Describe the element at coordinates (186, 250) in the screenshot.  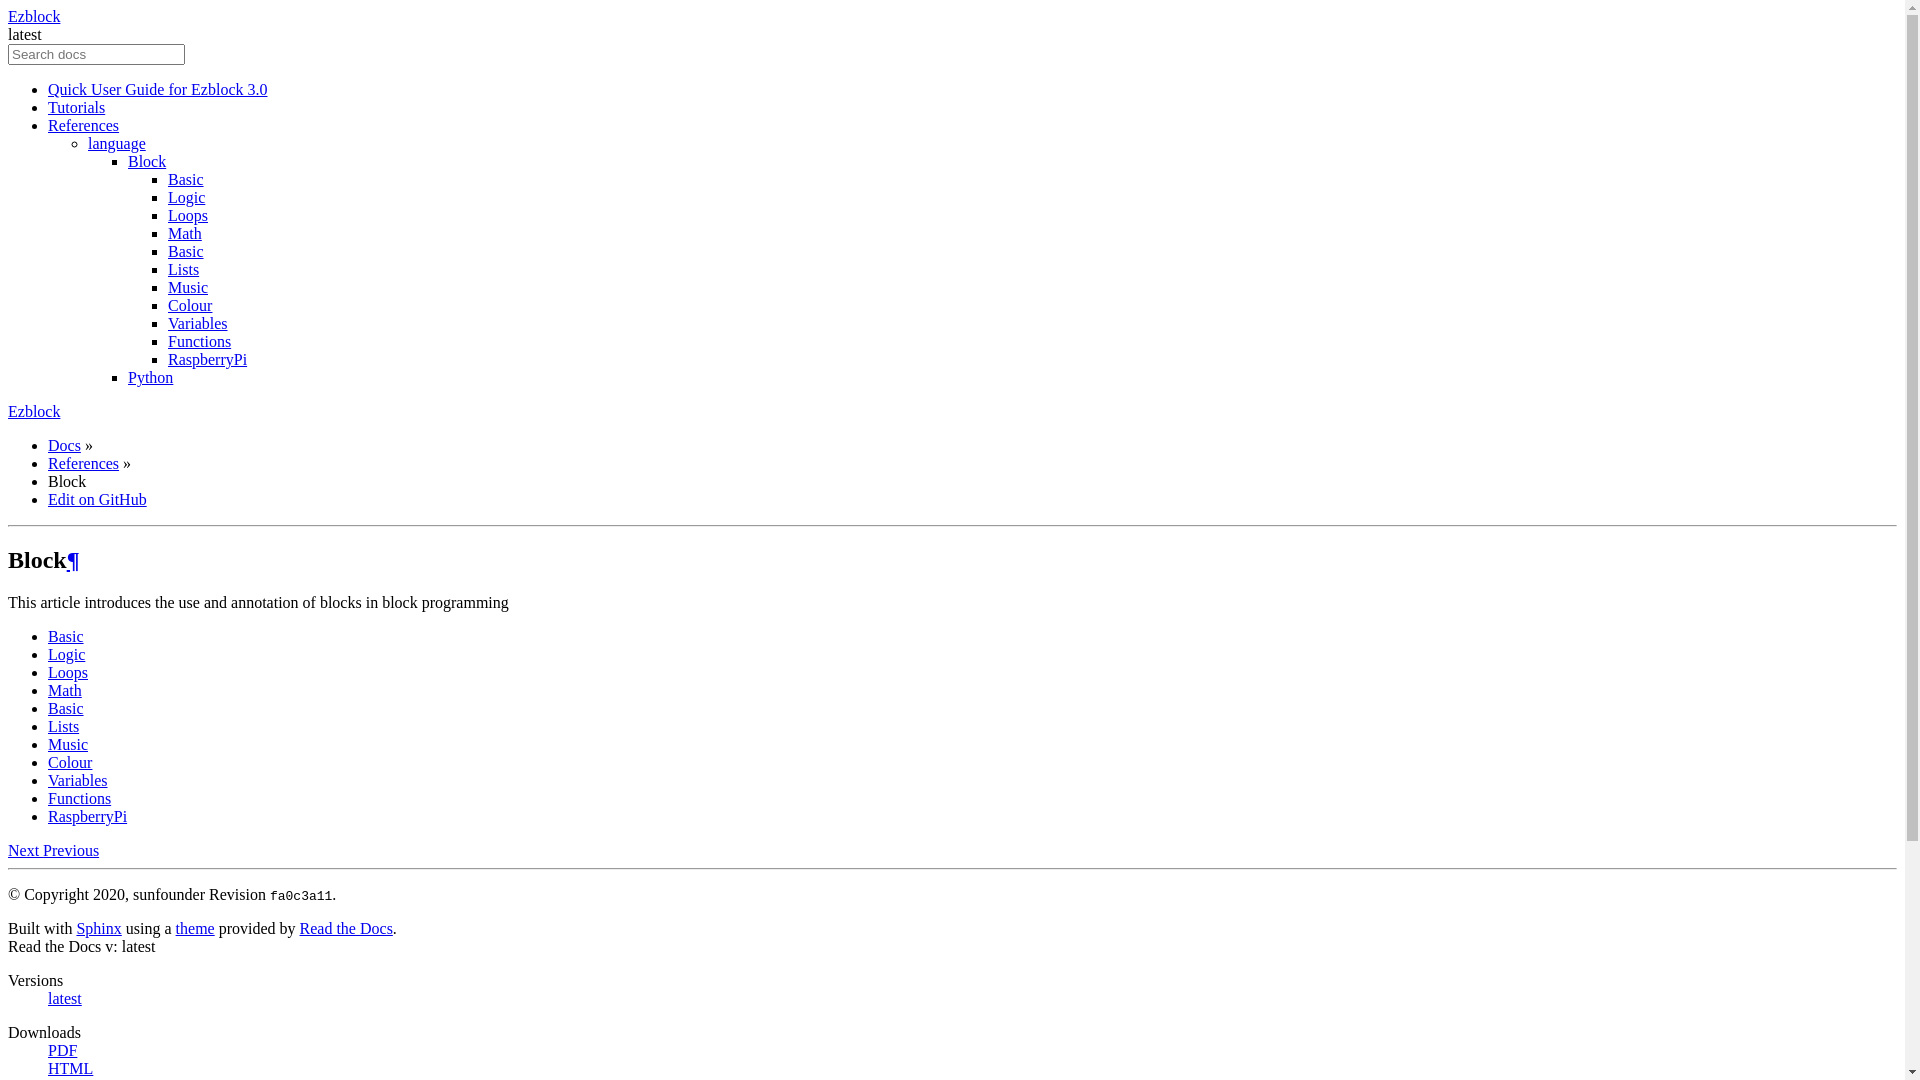
I see `'Basic'` at that location.